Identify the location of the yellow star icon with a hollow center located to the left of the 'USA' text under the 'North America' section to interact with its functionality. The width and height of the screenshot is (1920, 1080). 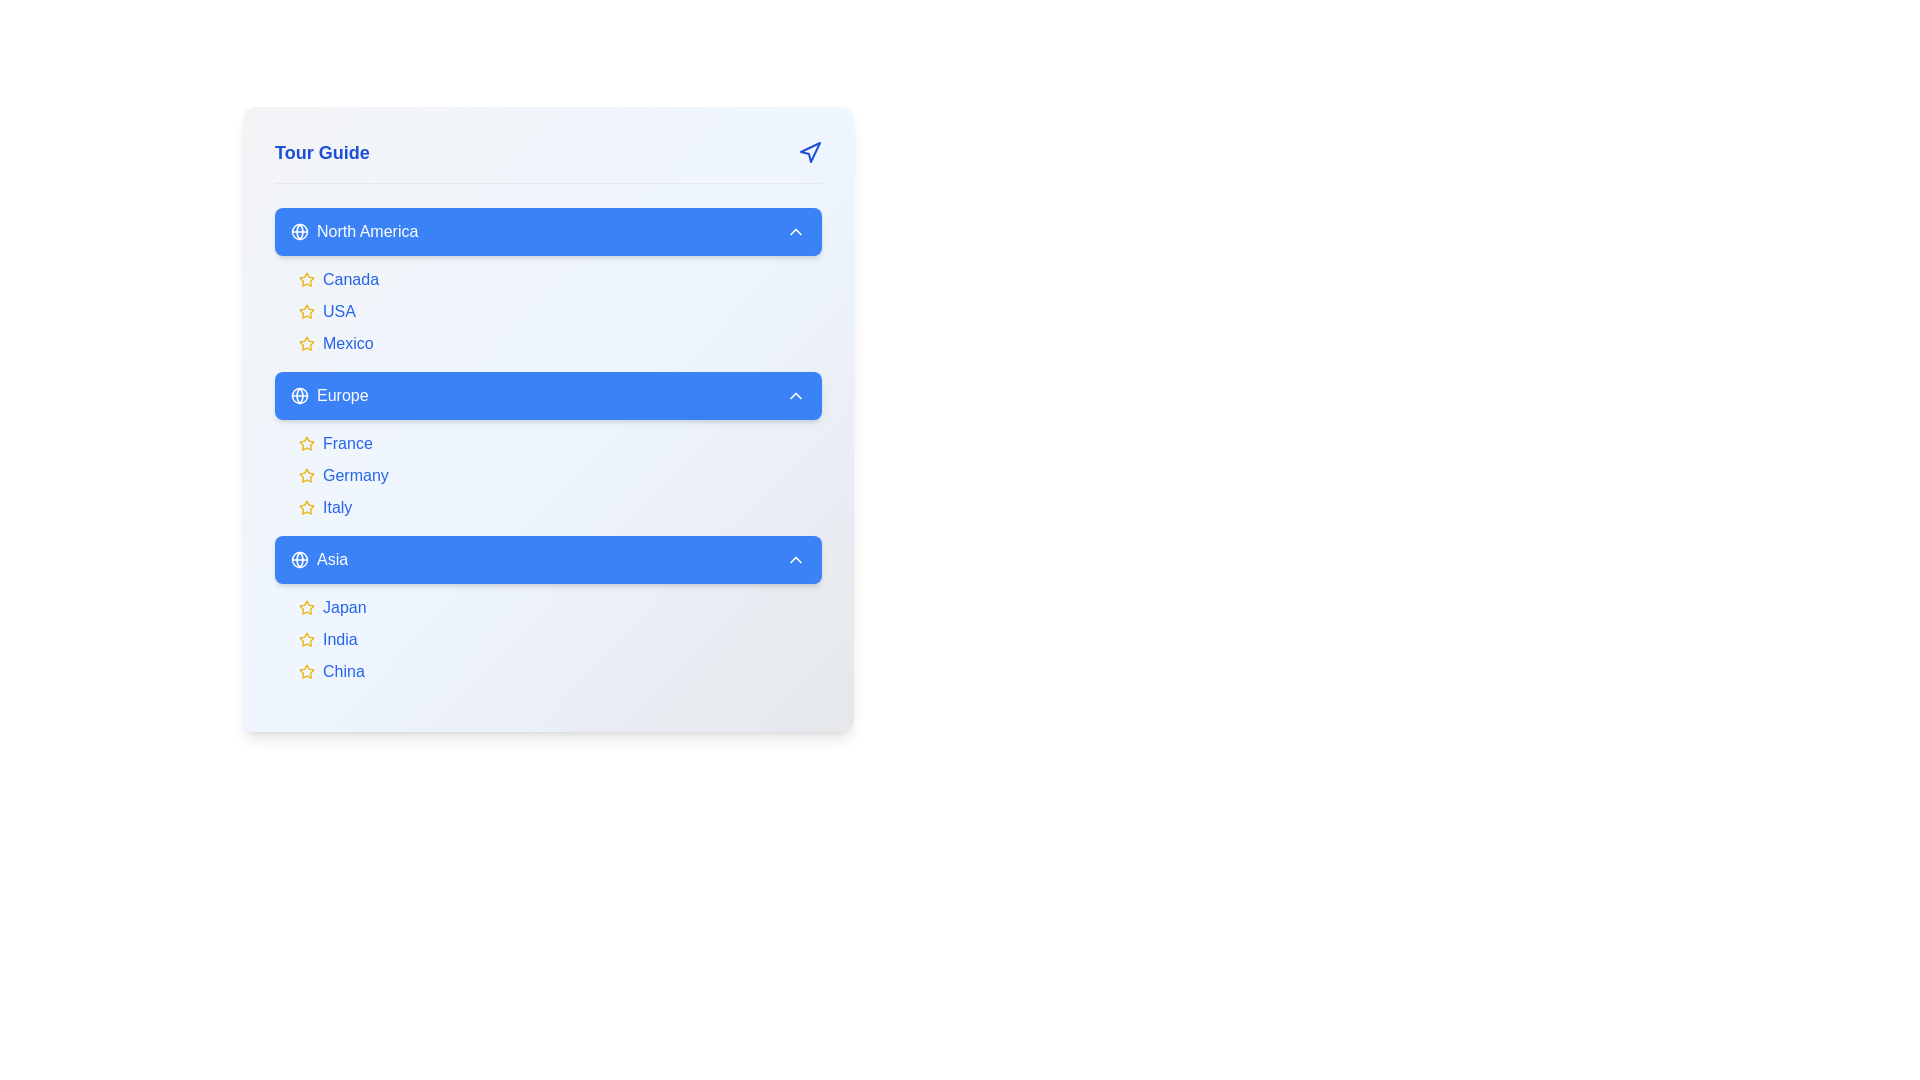
(306, 312).